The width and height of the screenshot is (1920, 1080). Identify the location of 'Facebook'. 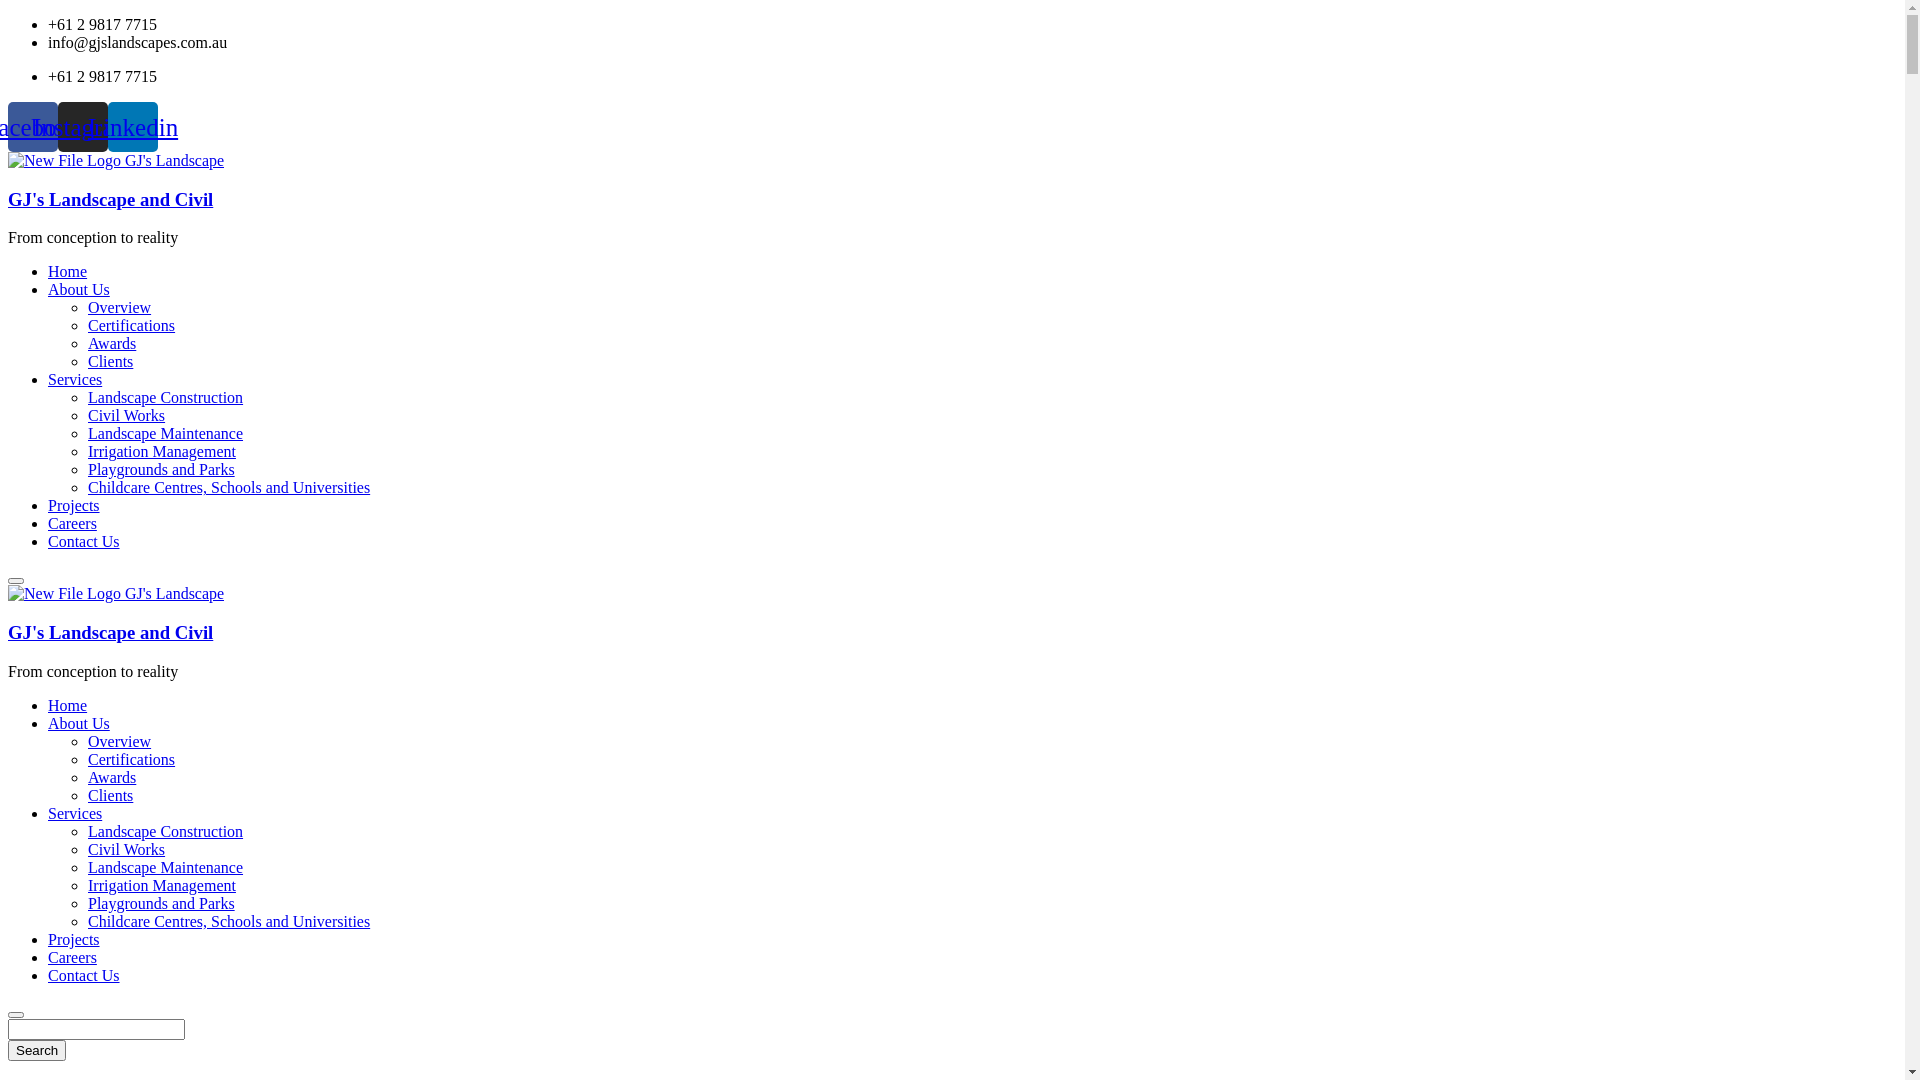
(33, 127).